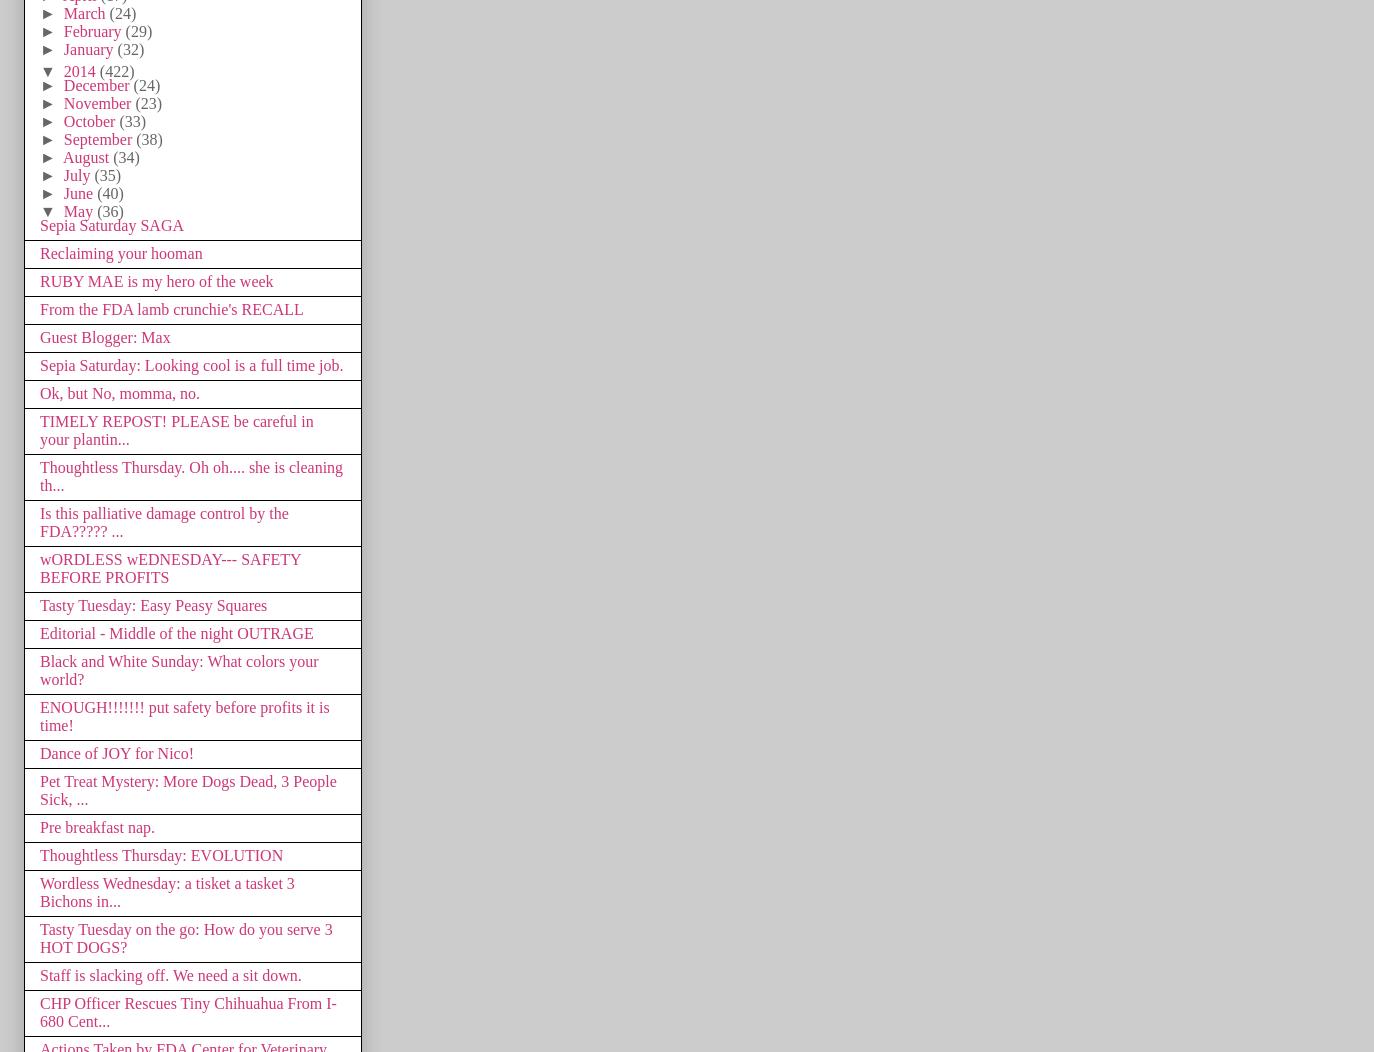 This screenshot has width=1374, height=1052. I want to click on 'Is this palliative damage control by the FDA????? ...', so click(163, 520).